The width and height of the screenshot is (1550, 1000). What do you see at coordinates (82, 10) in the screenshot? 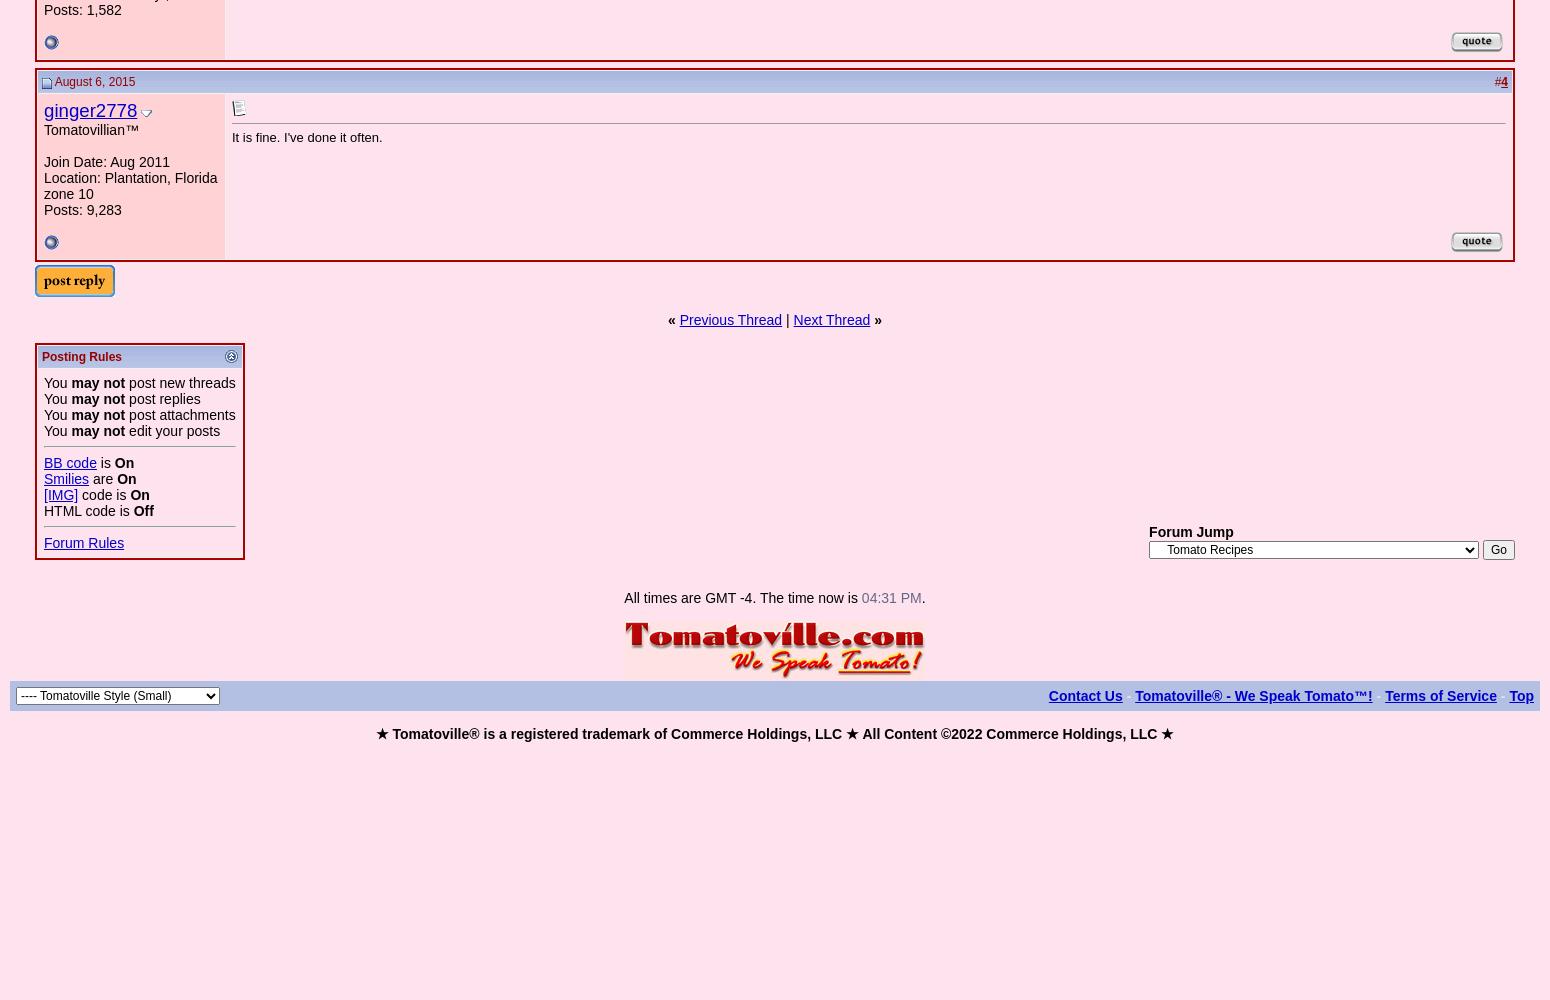
I see `'Posts: 1,582'` at bounding box center [82, 10].